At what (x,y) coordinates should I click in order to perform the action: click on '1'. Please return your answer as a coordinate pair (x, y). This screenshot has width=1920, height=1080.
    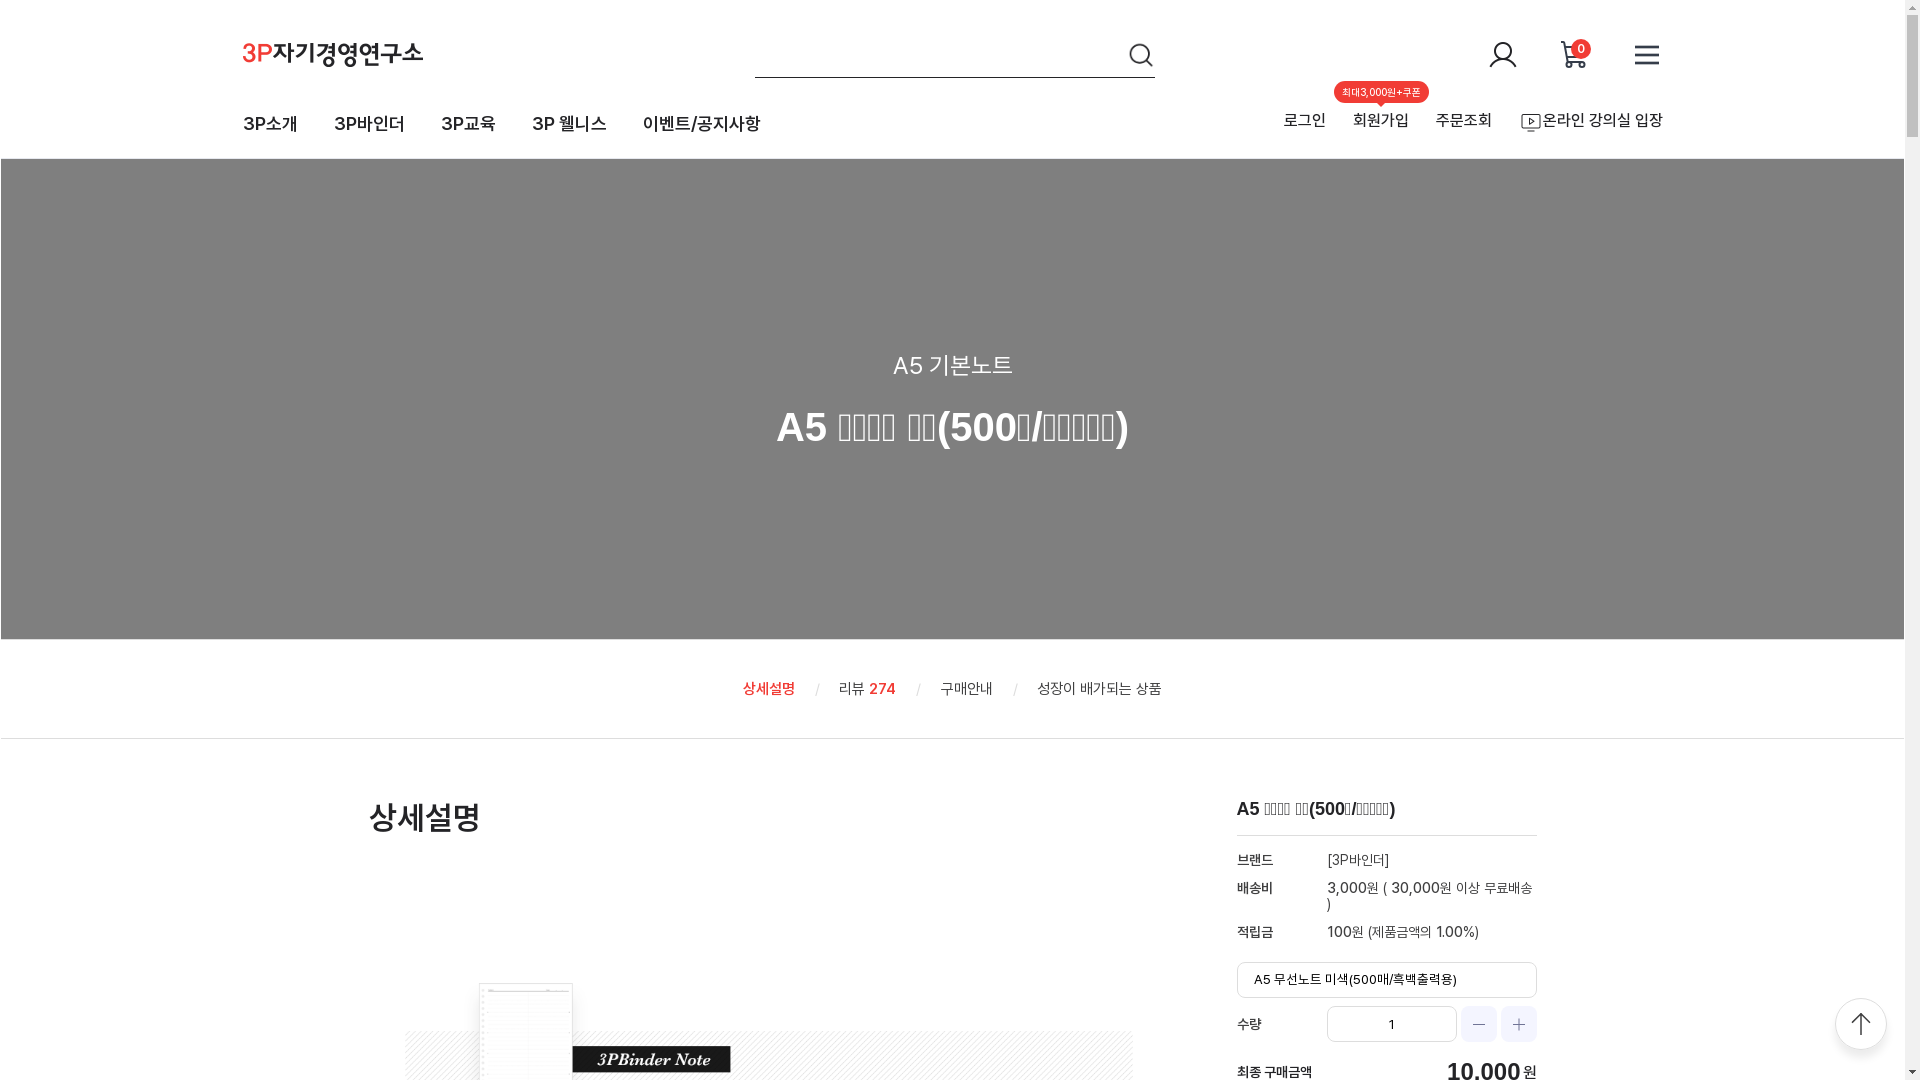
    Looking at the image, I should click on (1325, 1023).